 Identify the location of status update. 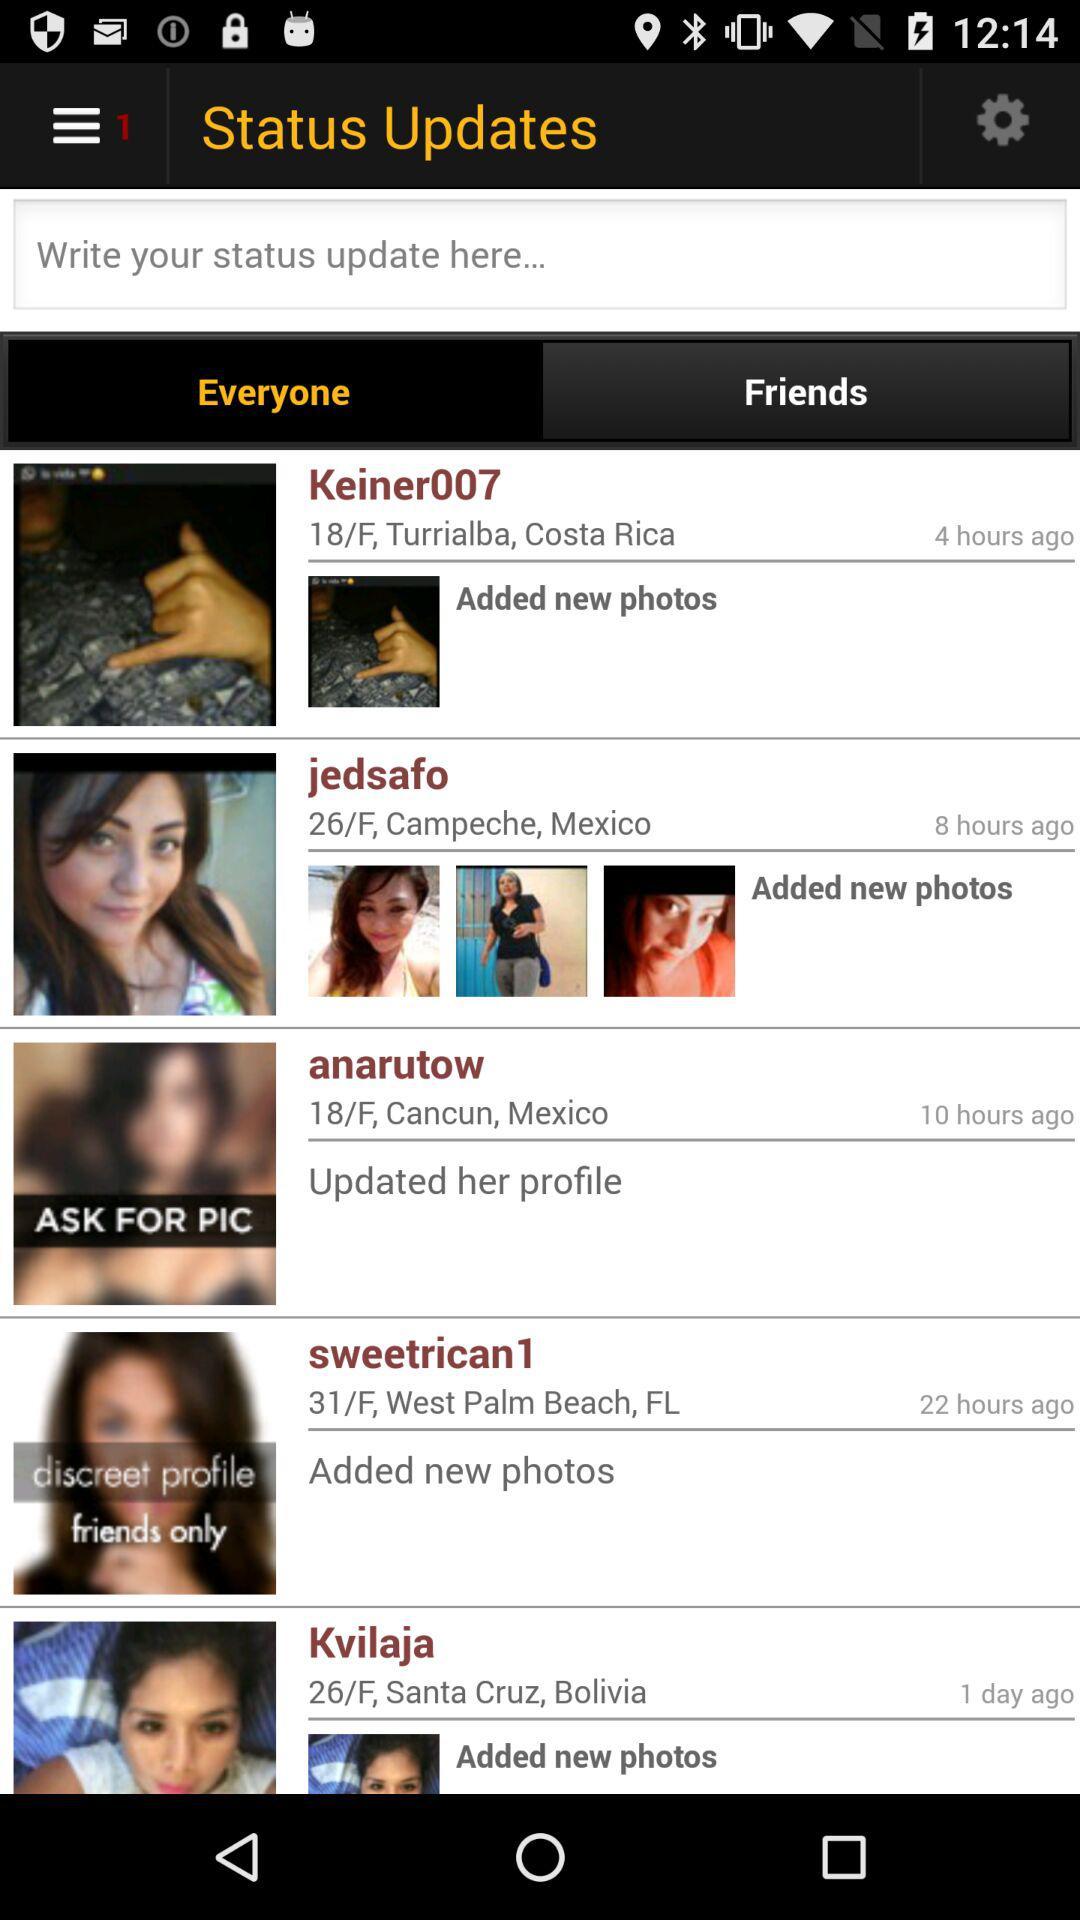
(540, 259).